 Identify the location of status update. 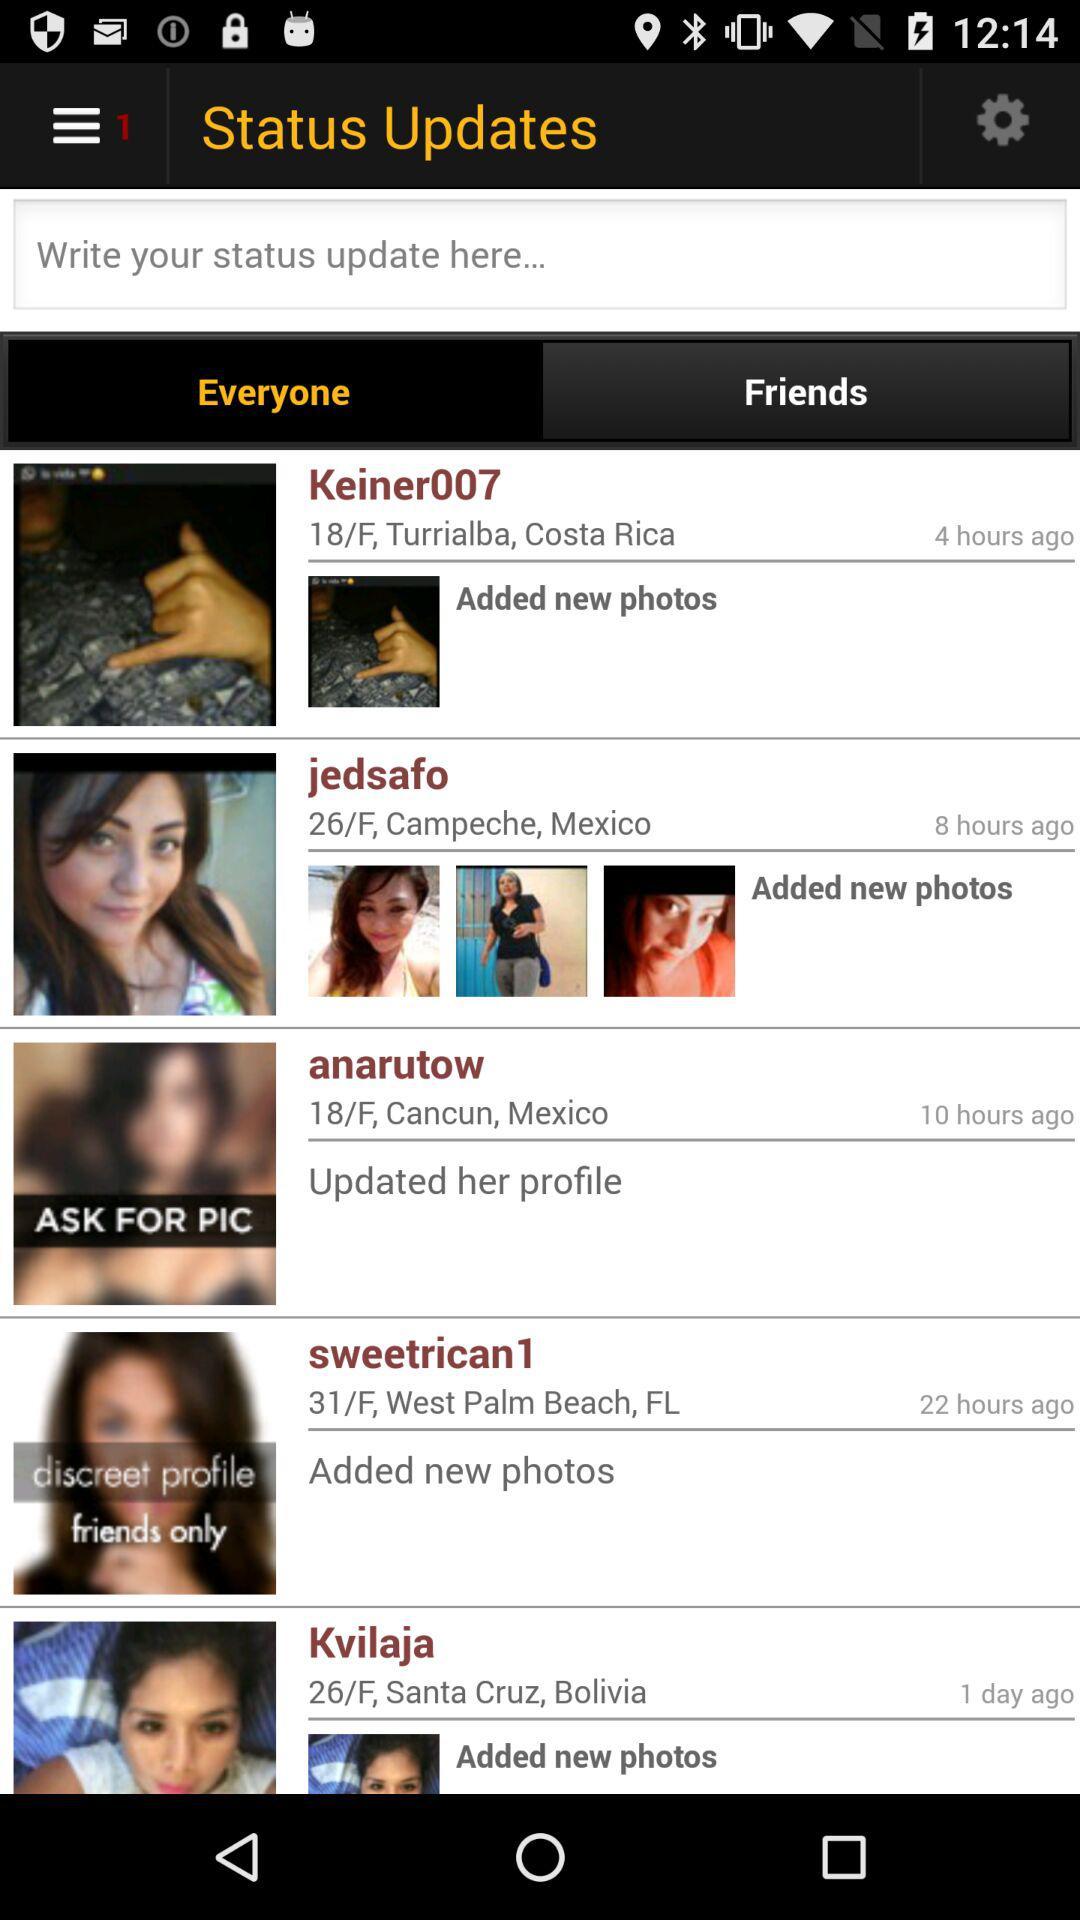
(540, 259).